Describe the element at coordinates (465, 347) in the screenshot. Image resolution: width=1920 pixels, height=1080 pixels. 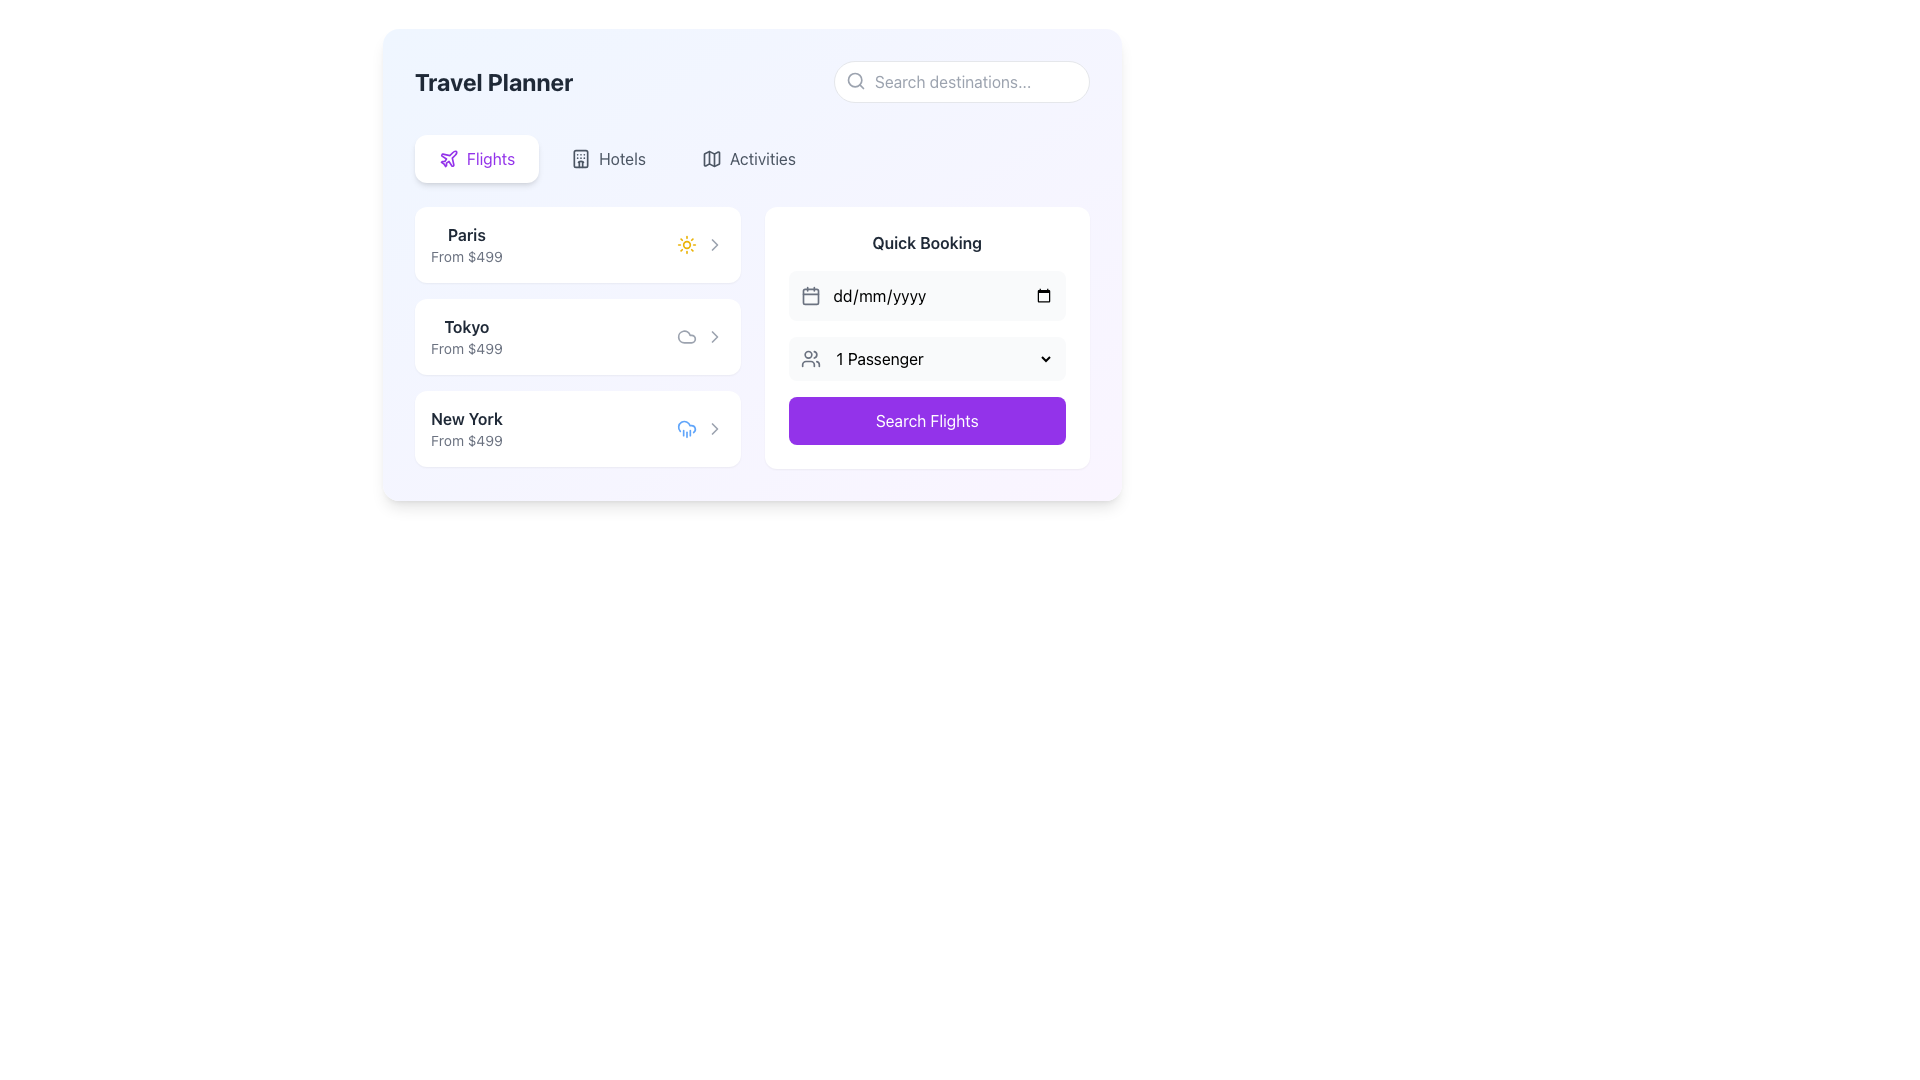
I see `the text label displaying supplementary information that reads 'From $499', which is positioned below the 'Tokyo' text` at that location.